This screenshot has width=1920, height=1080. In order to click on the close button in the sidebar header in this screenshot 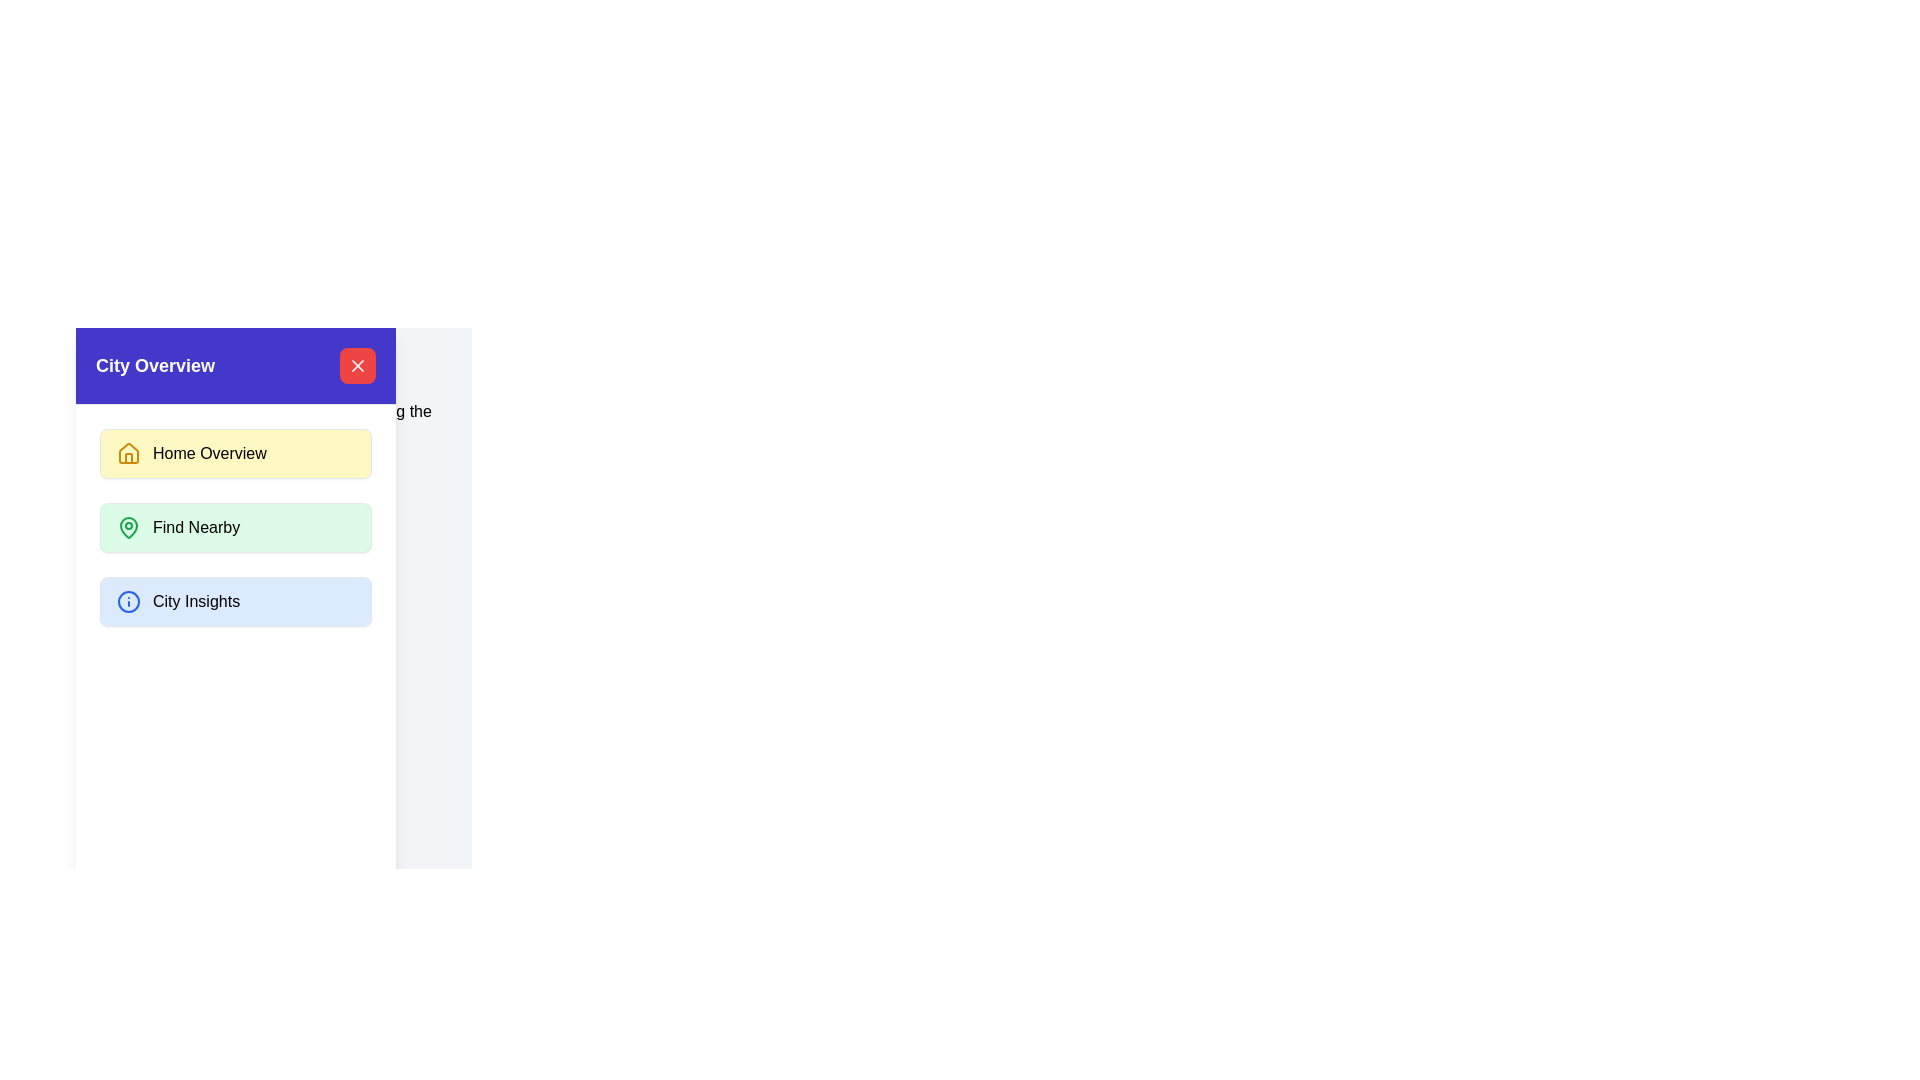, I will do `click(358, 366)`.